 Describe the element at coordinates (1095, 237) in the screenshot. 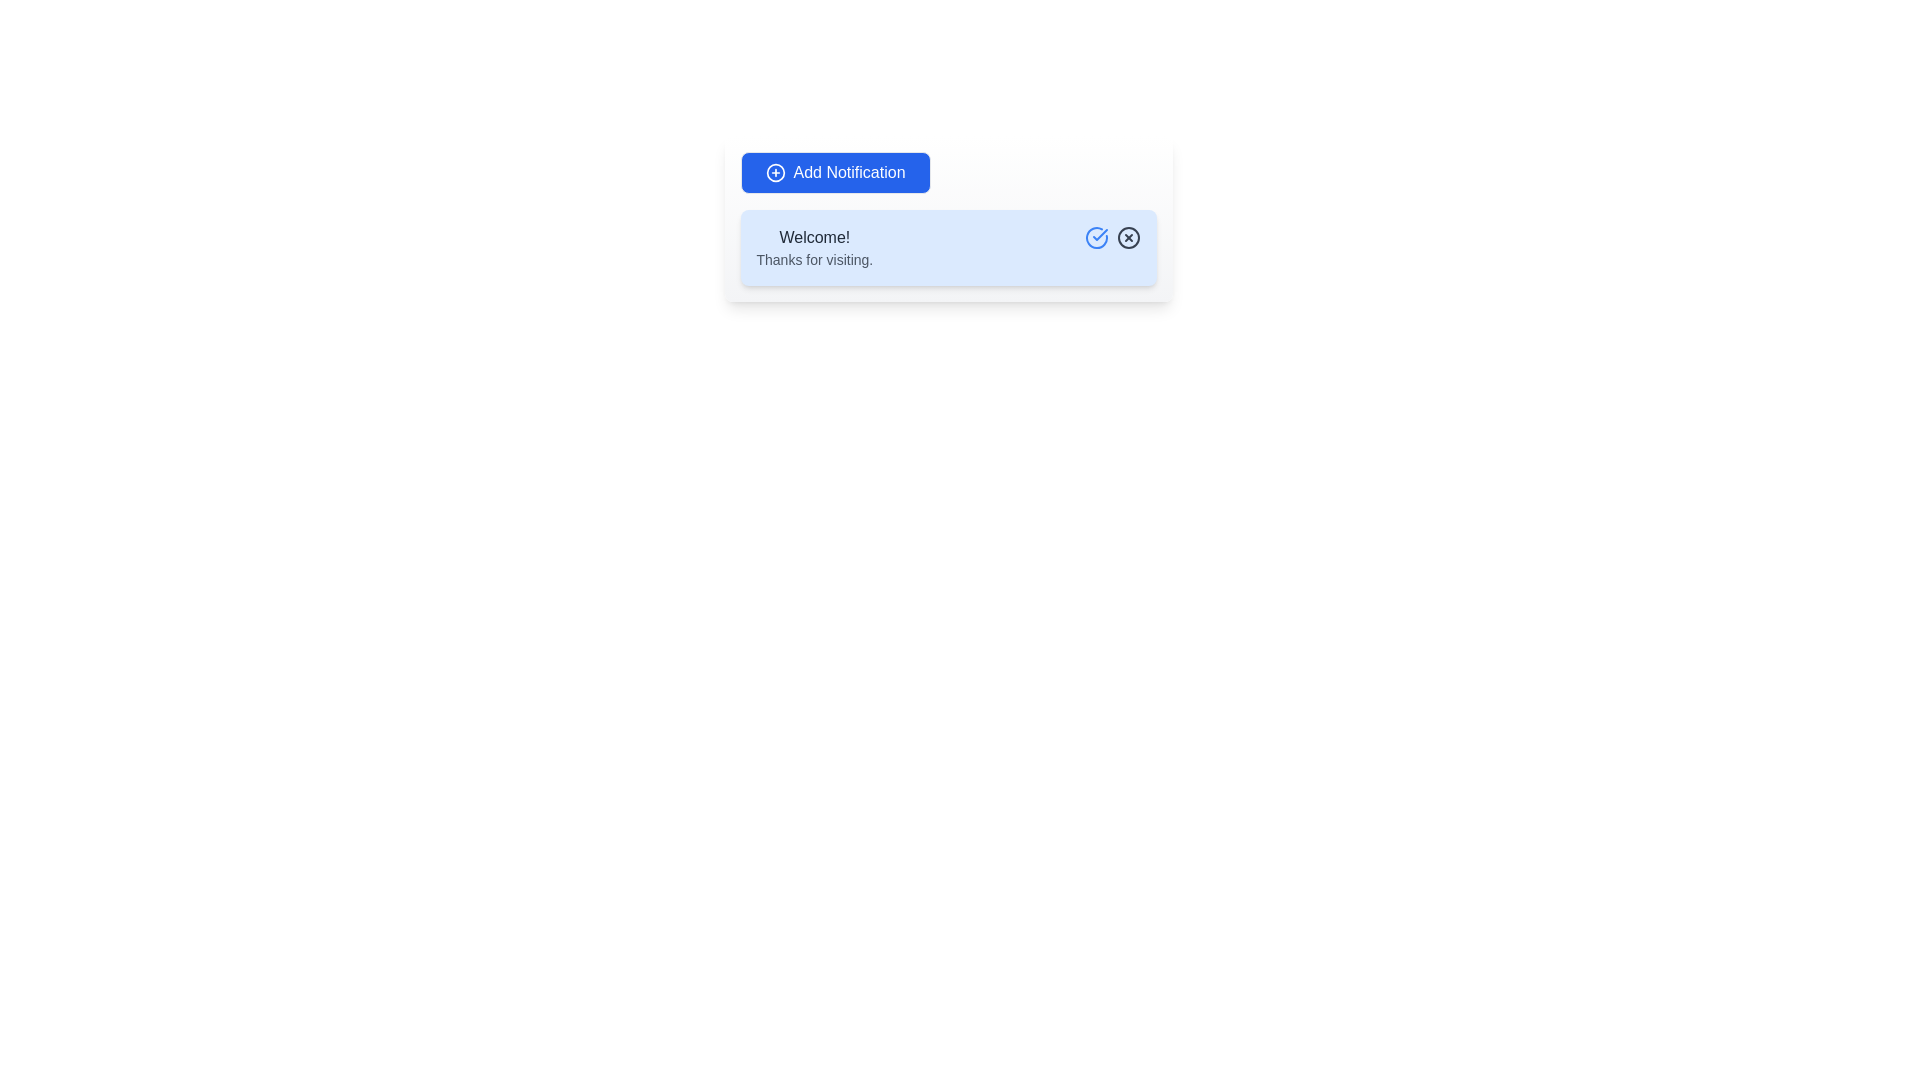

I see `the circular icon with a blue outline and a checkmark in the center, located to the left of the dismiss icon` at that location.